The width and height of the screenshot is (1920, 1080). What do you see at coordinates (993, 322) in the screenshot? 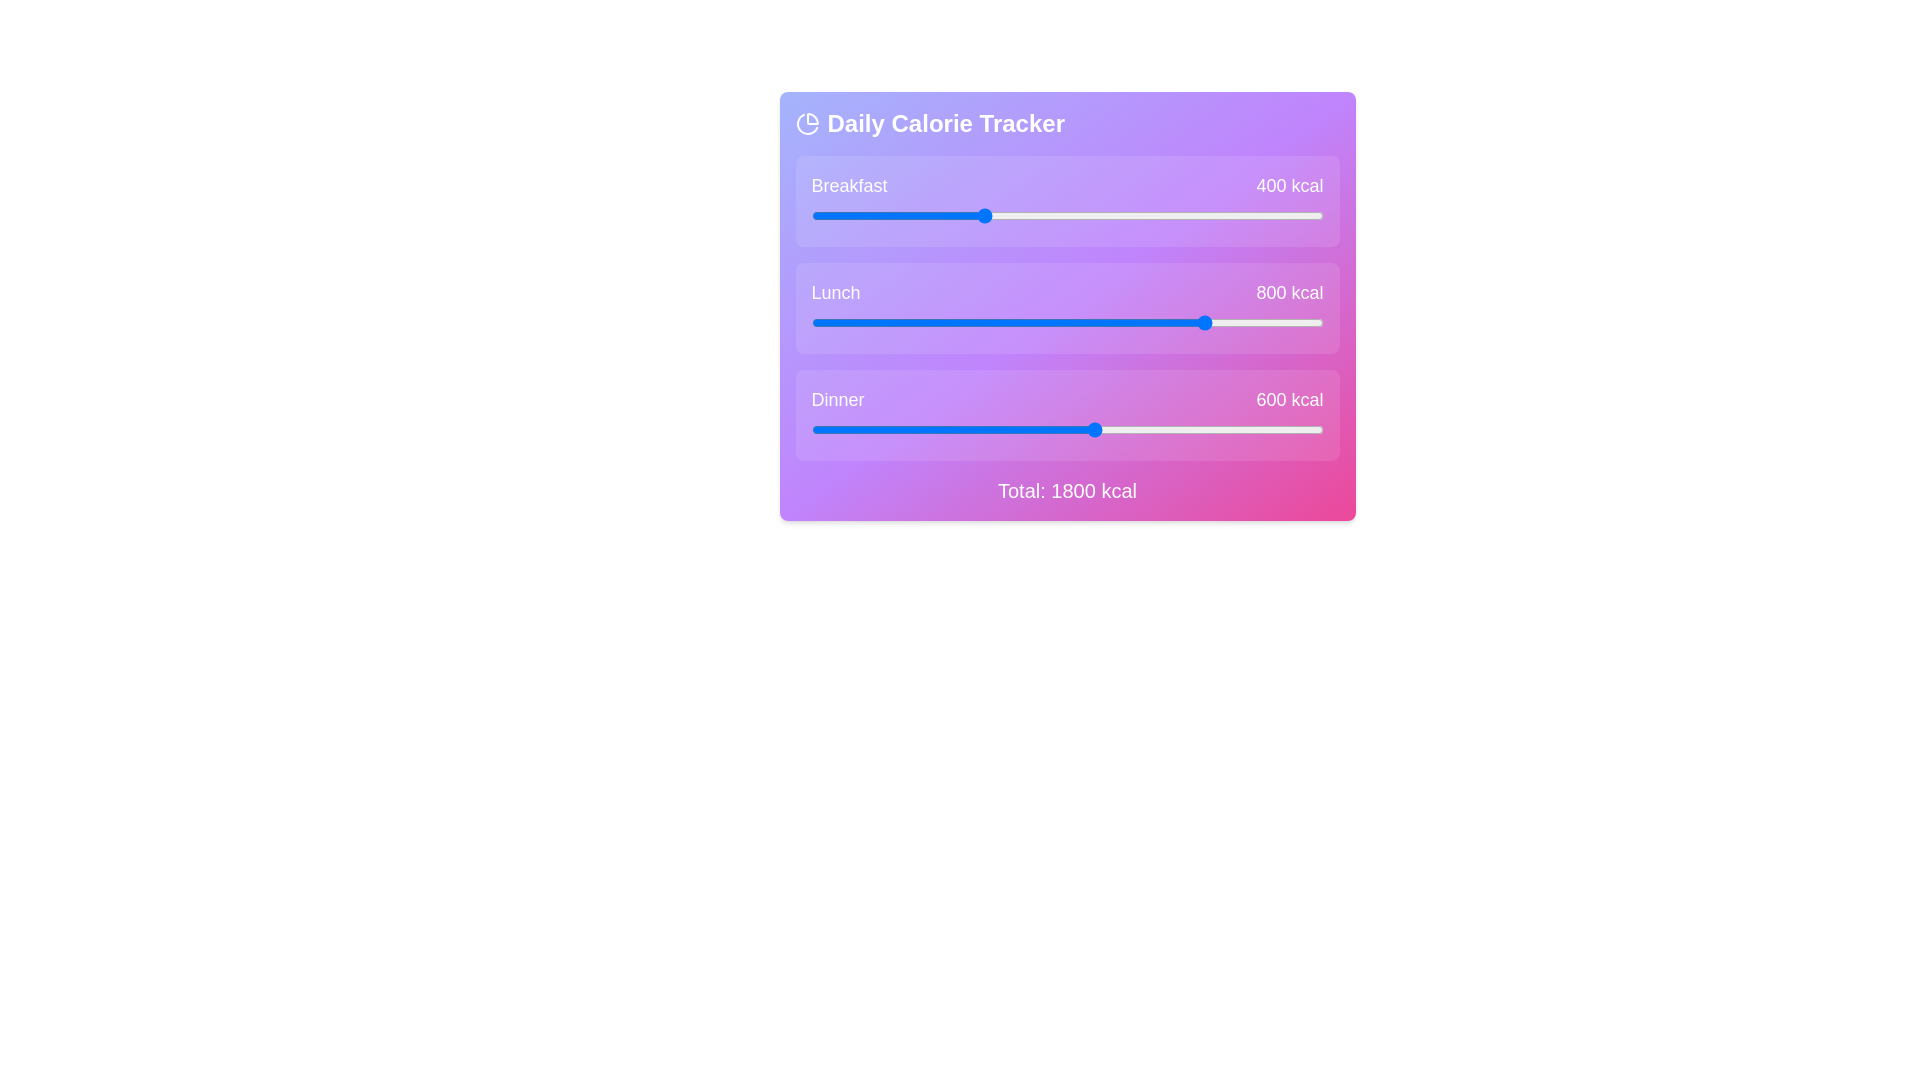
I see `the lunch calorie value` at bounding box center [993, 322].